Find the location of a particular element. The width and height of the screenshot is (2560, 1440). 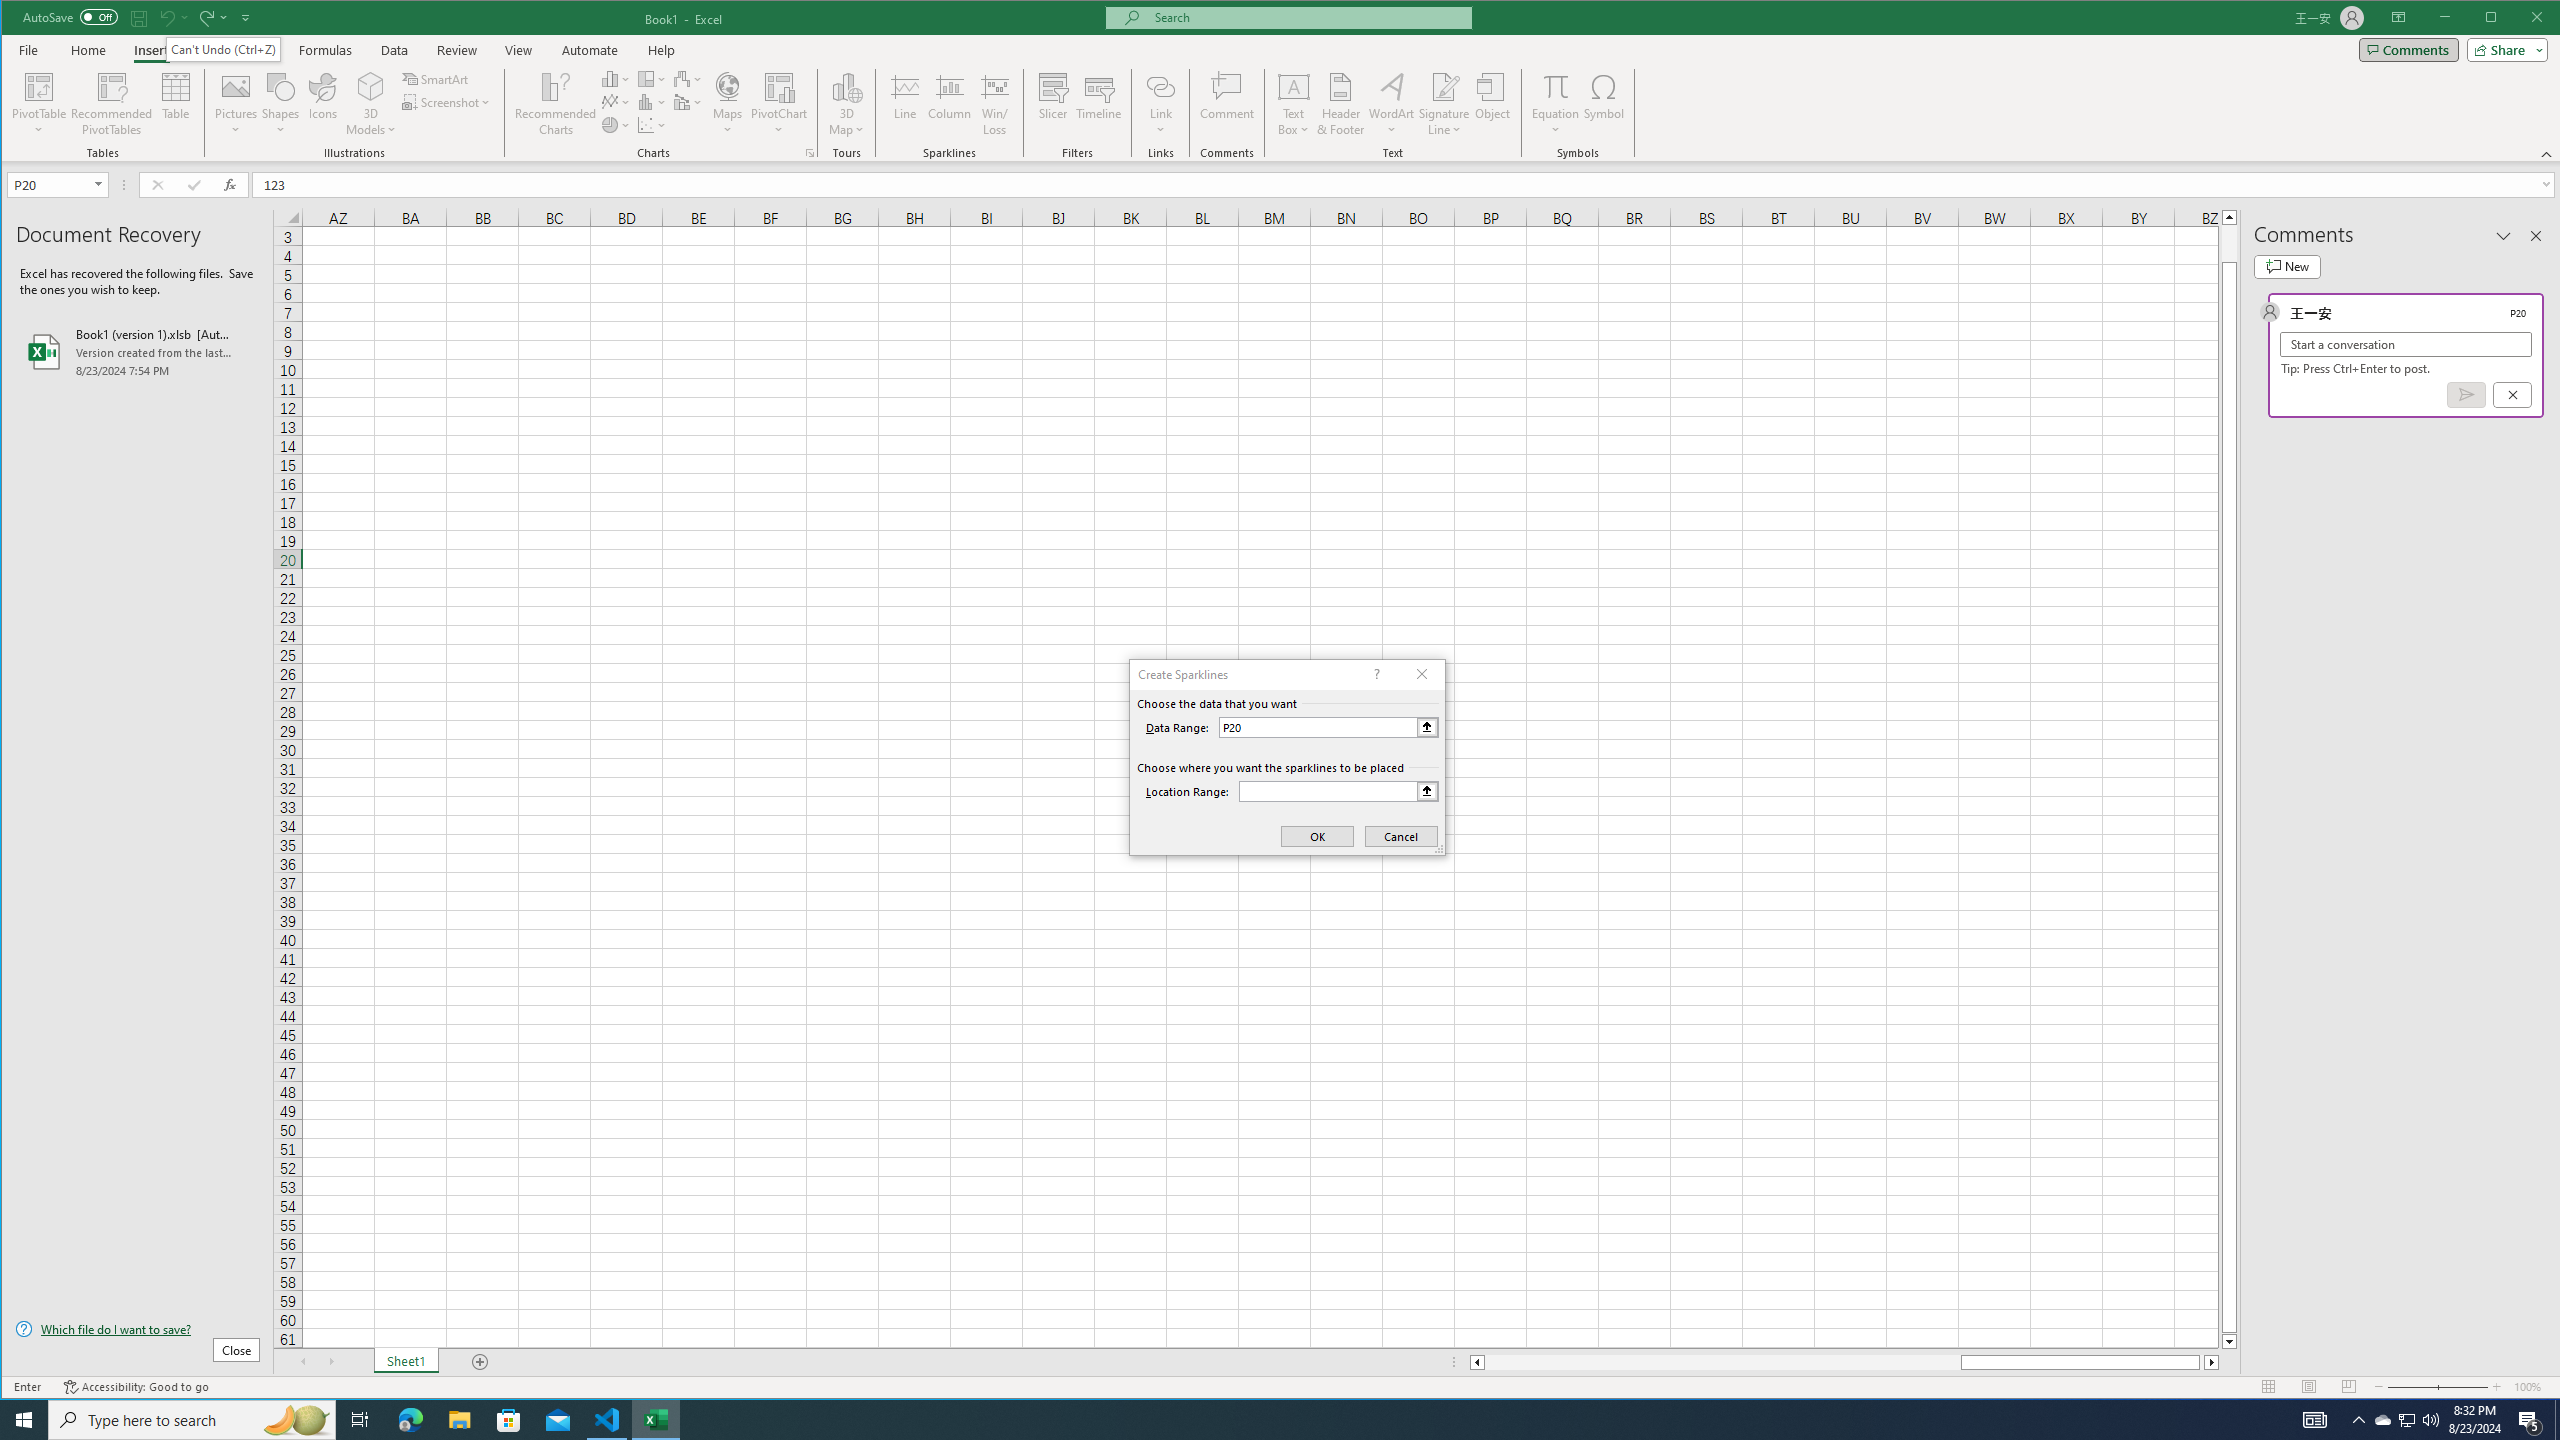

'Pictures' is located at coordinates (236, 103).